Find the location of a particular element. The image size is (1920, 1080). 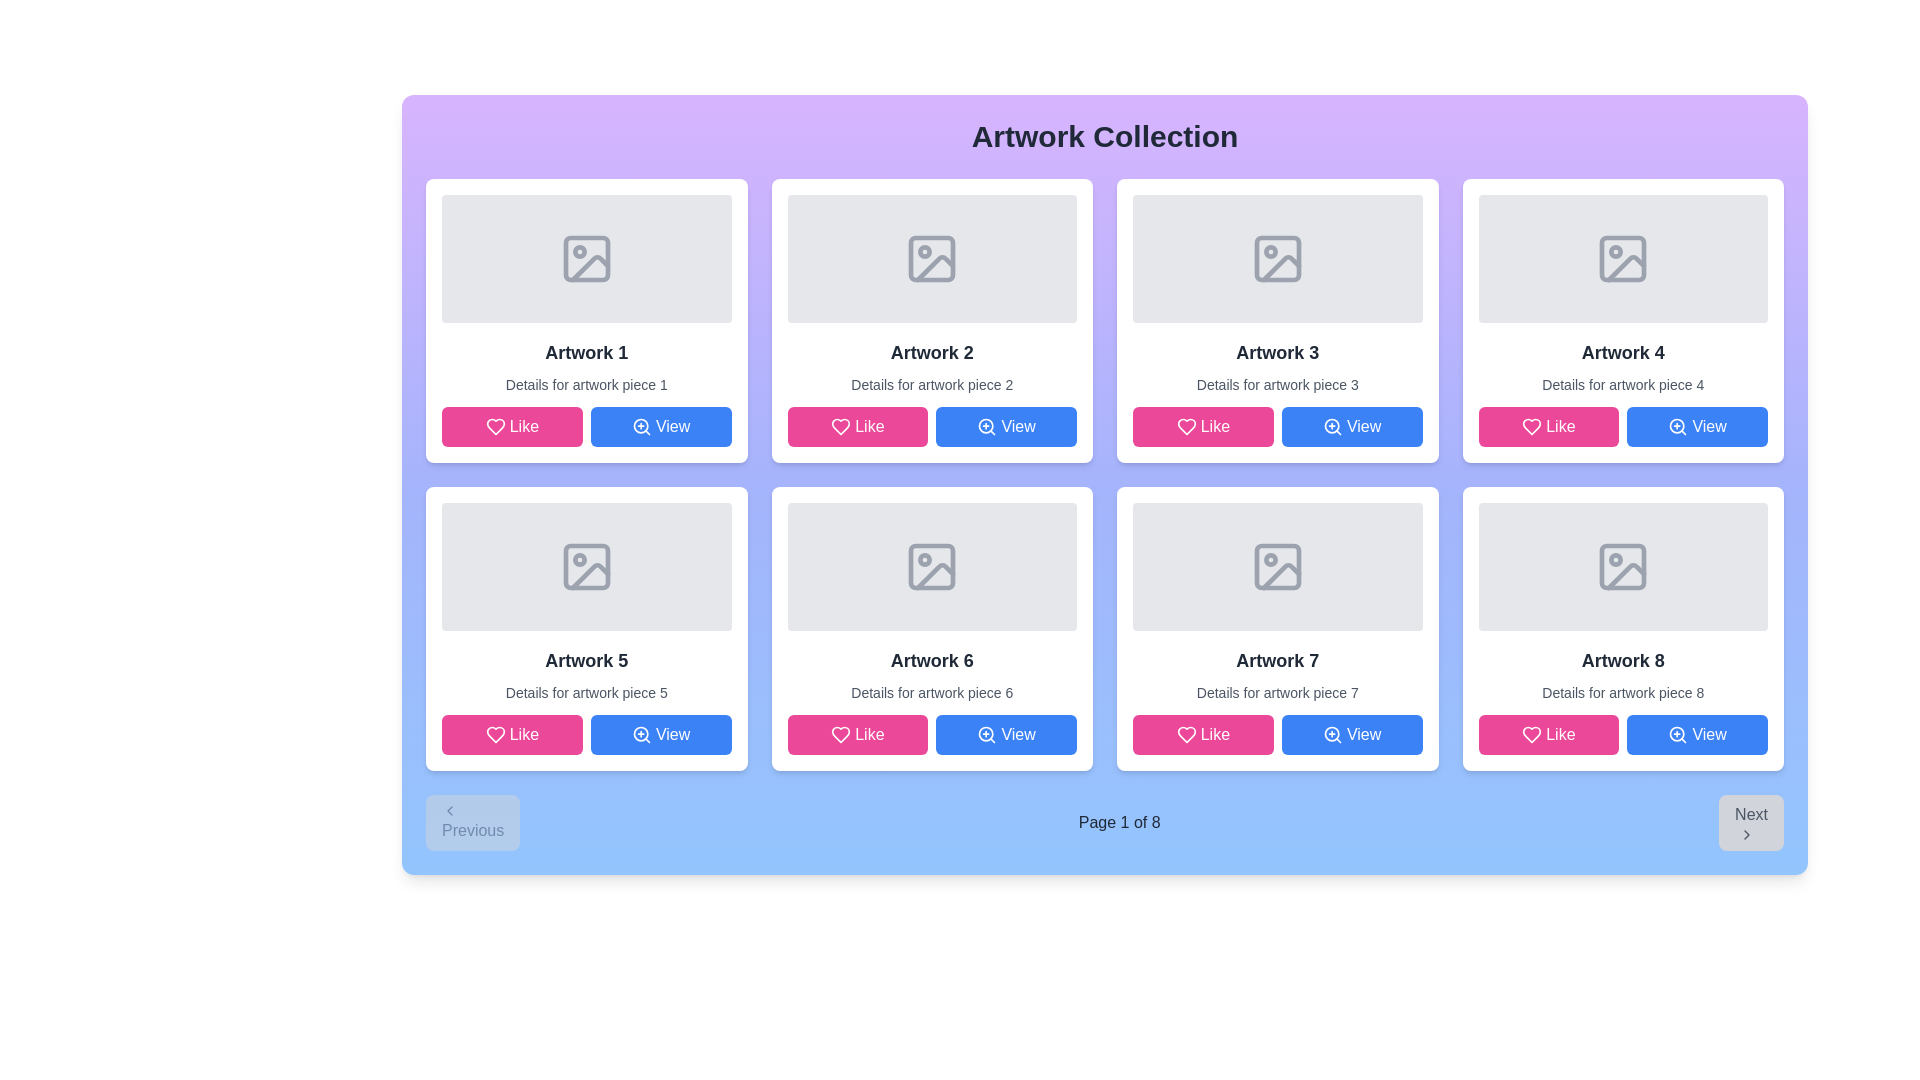

the gray rectangular Image Placeholder with an icon in the center, located at the top of the 'Artwork 7' card is located at coordinates (1276, 567).